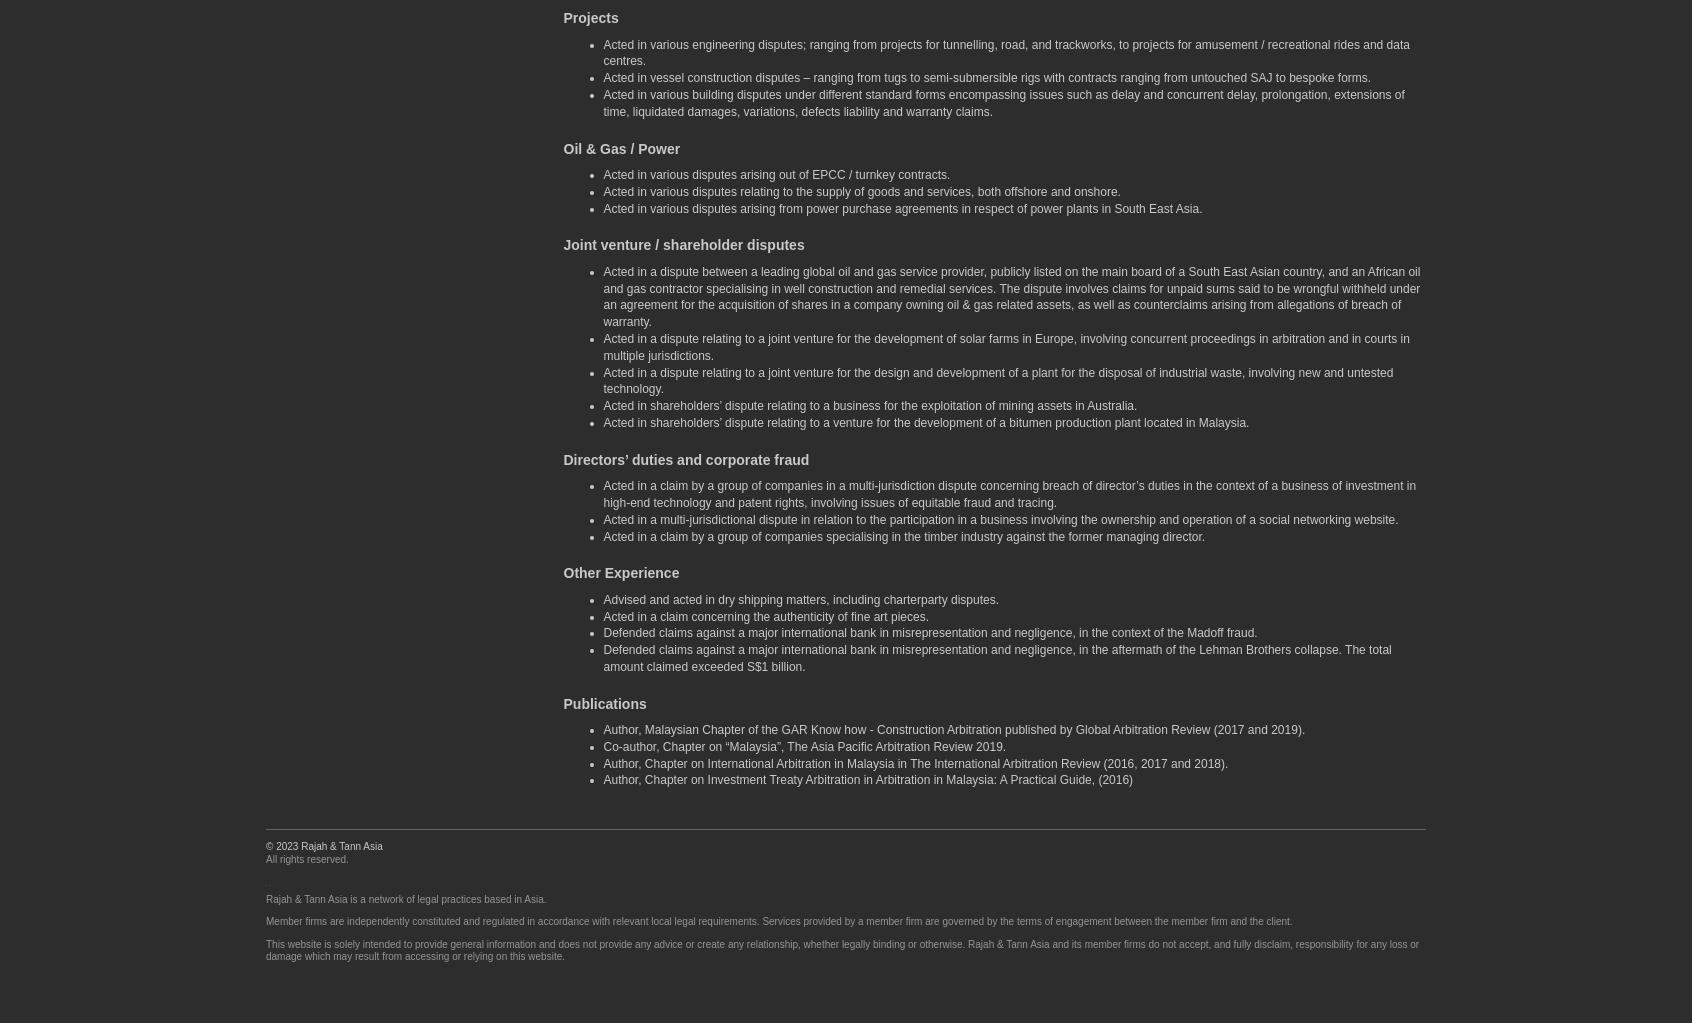  What do you see at coordinates (1002, 103) in the screenshot?
I see `'Acted in various building disputes under different standard forms encompassing issues such as delay and concurrent delay, prolongation, extensions of time, liquidated damages, variations, defects liability and warranty claims.'` at bounding box center [1002, 103].